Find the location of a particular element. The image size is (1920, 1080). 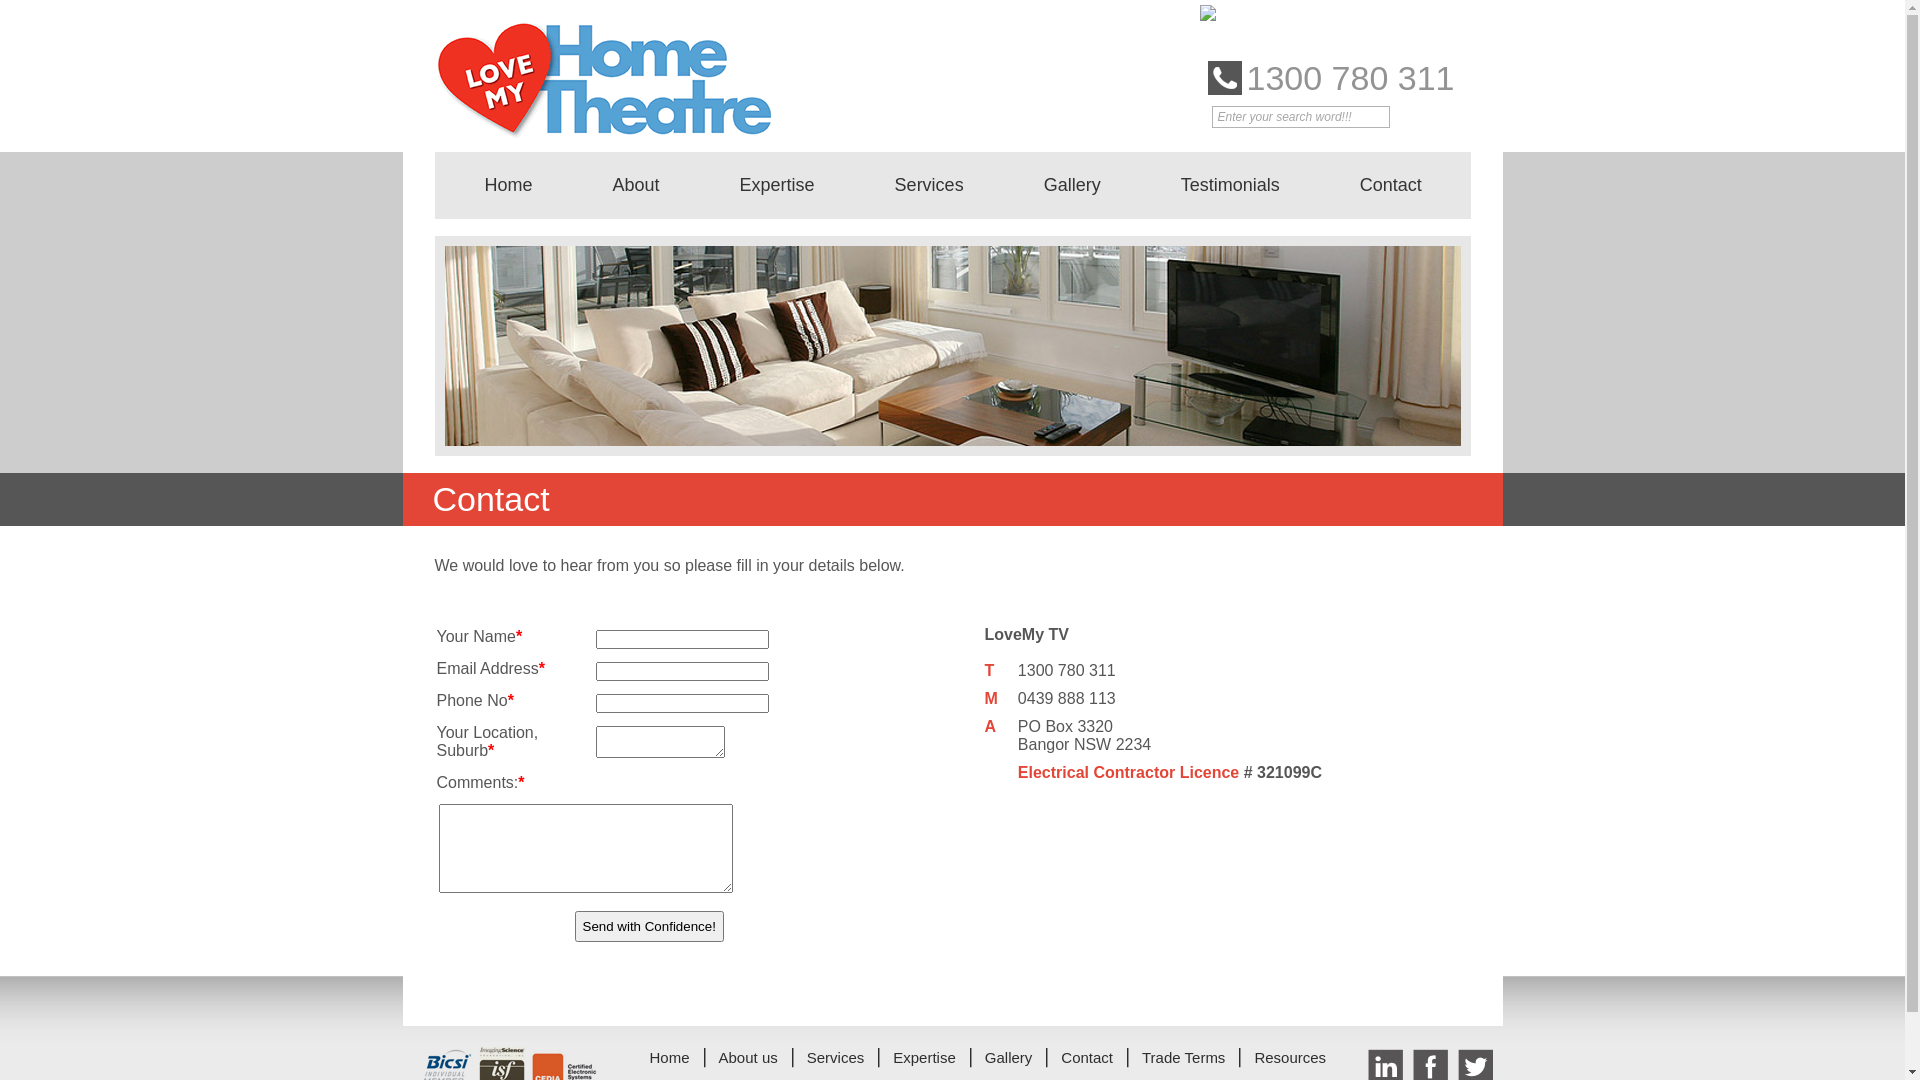

'Services' is located at coordinates (806, 1056).